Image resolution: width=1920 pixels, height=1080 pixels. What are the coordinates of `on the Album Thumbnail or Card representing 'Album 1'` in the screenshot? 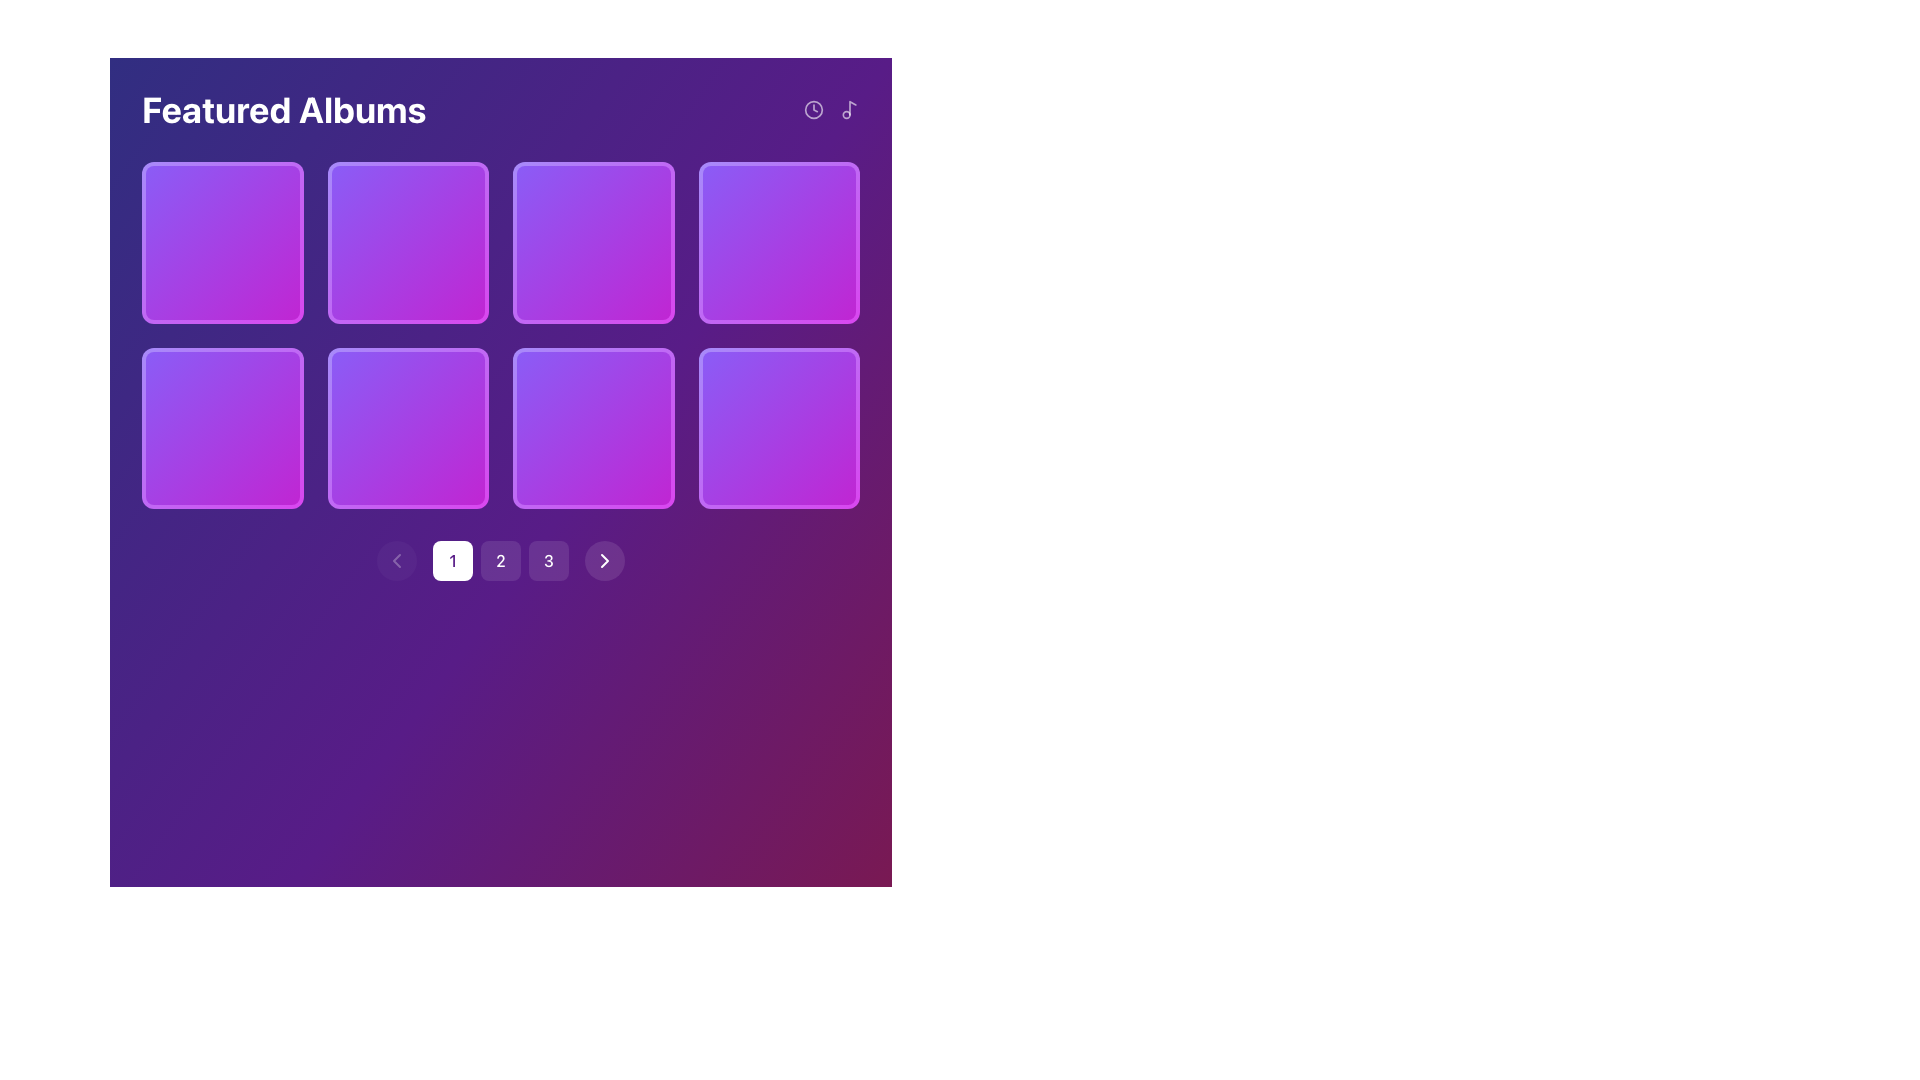 It's located at (222, 241).